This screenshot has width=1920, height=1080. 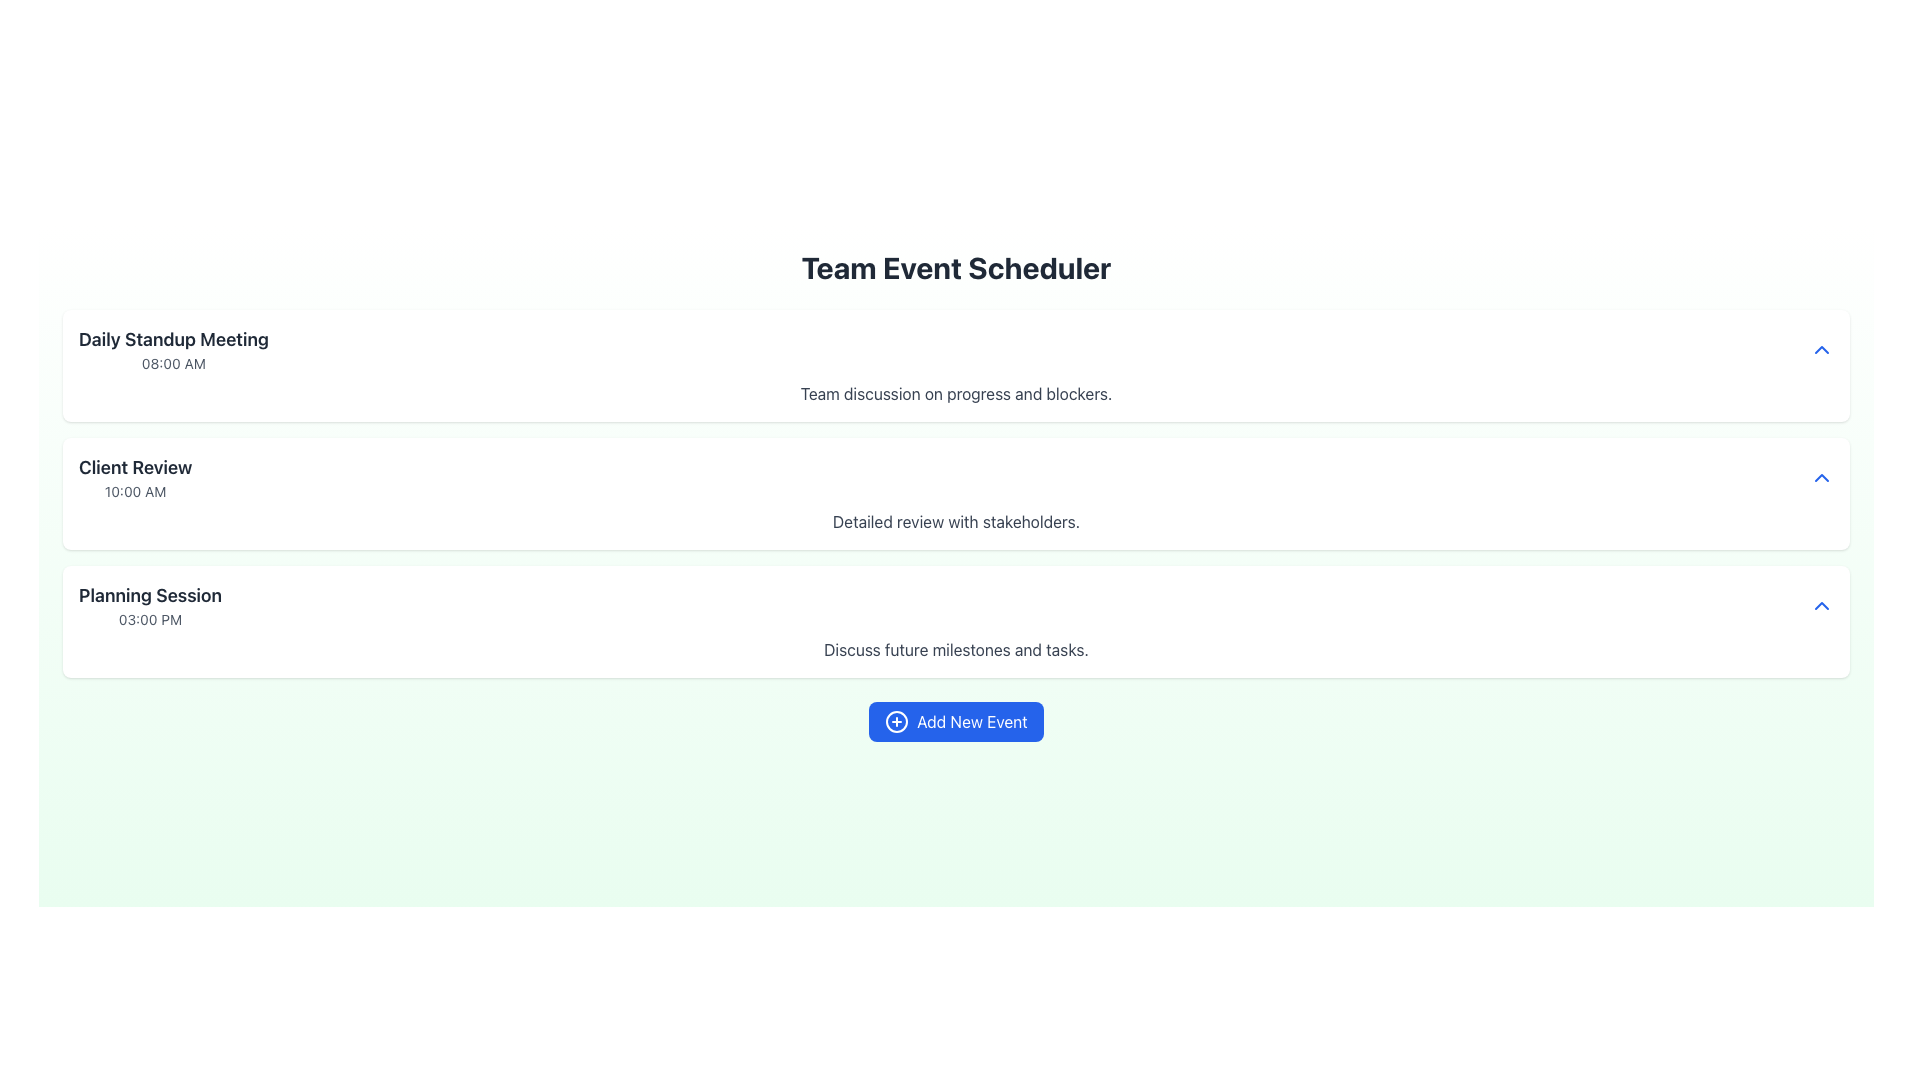 What do you see at coordinates (134, 478) in the screenshot?
I see `the text block displaying 'Client Review' and '10:00 AM', which is positioned between 'Daily Standup Meeting' and 'Planning Session' in the schedule layout` at bounding box center [134, 478].